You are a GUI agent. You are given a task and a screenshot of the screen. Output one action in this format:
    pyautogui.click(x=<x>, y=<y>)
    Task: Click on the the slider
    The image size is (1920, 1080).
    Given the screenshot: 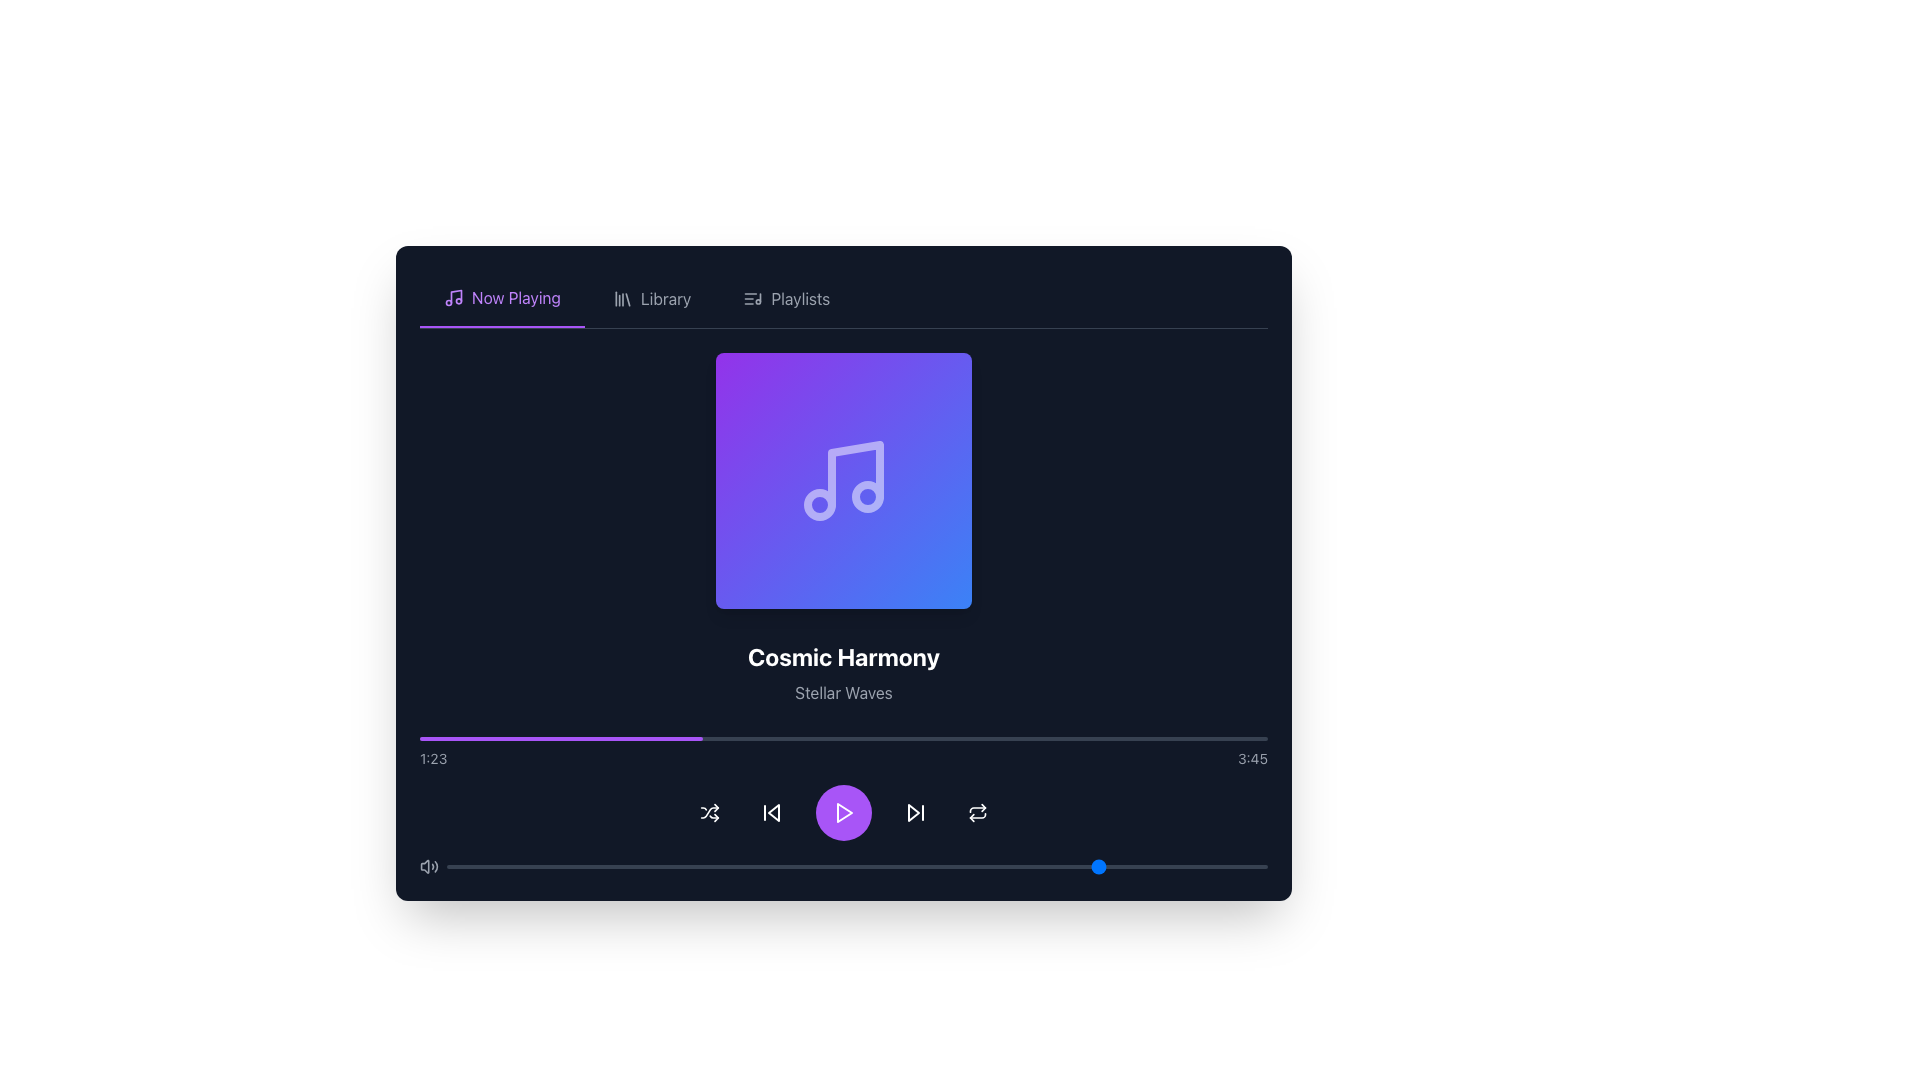 What is the action you would take?
    pyautogui.click(x=1069, y=866)
    